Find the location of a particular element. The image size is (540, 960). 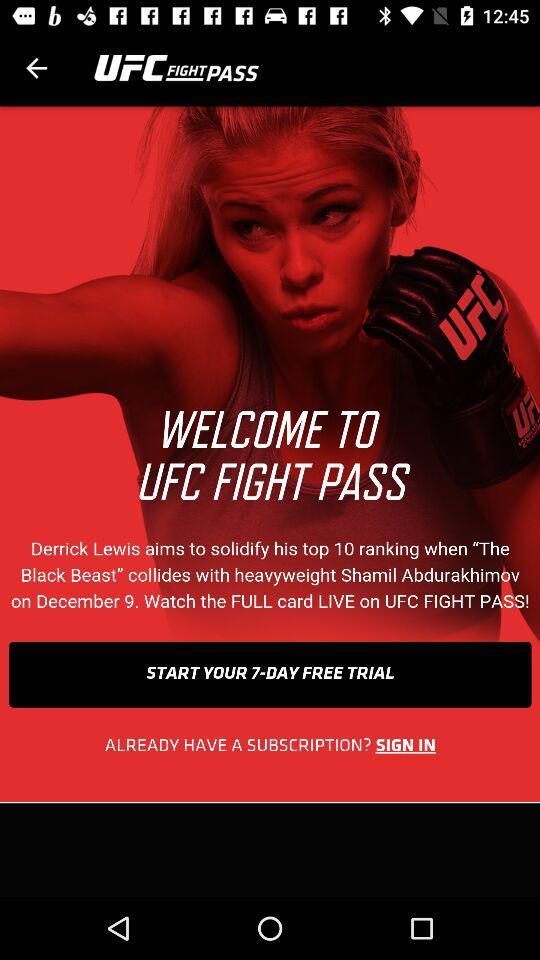

previous button is located at coordinates (36, 68).